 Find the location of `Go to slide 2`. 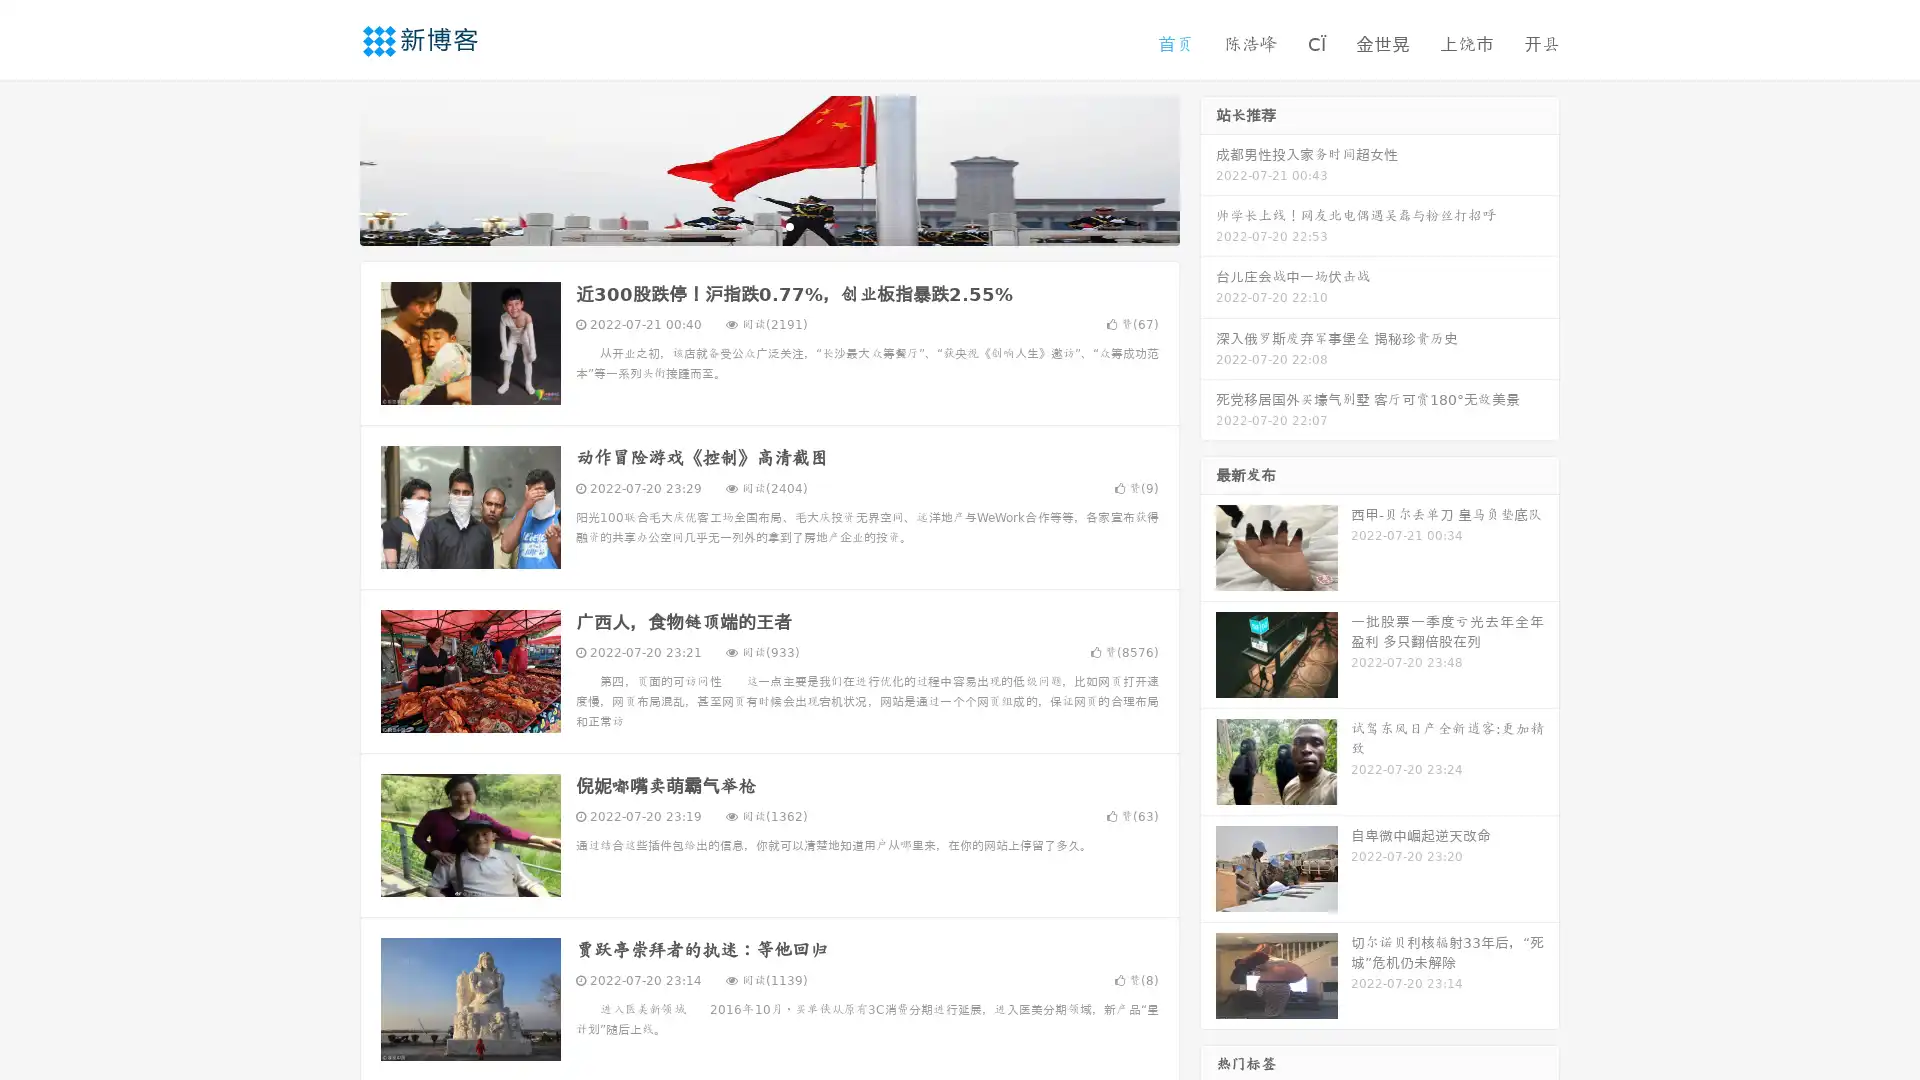

Go to slide 2 is located at coordinates (768, 225).